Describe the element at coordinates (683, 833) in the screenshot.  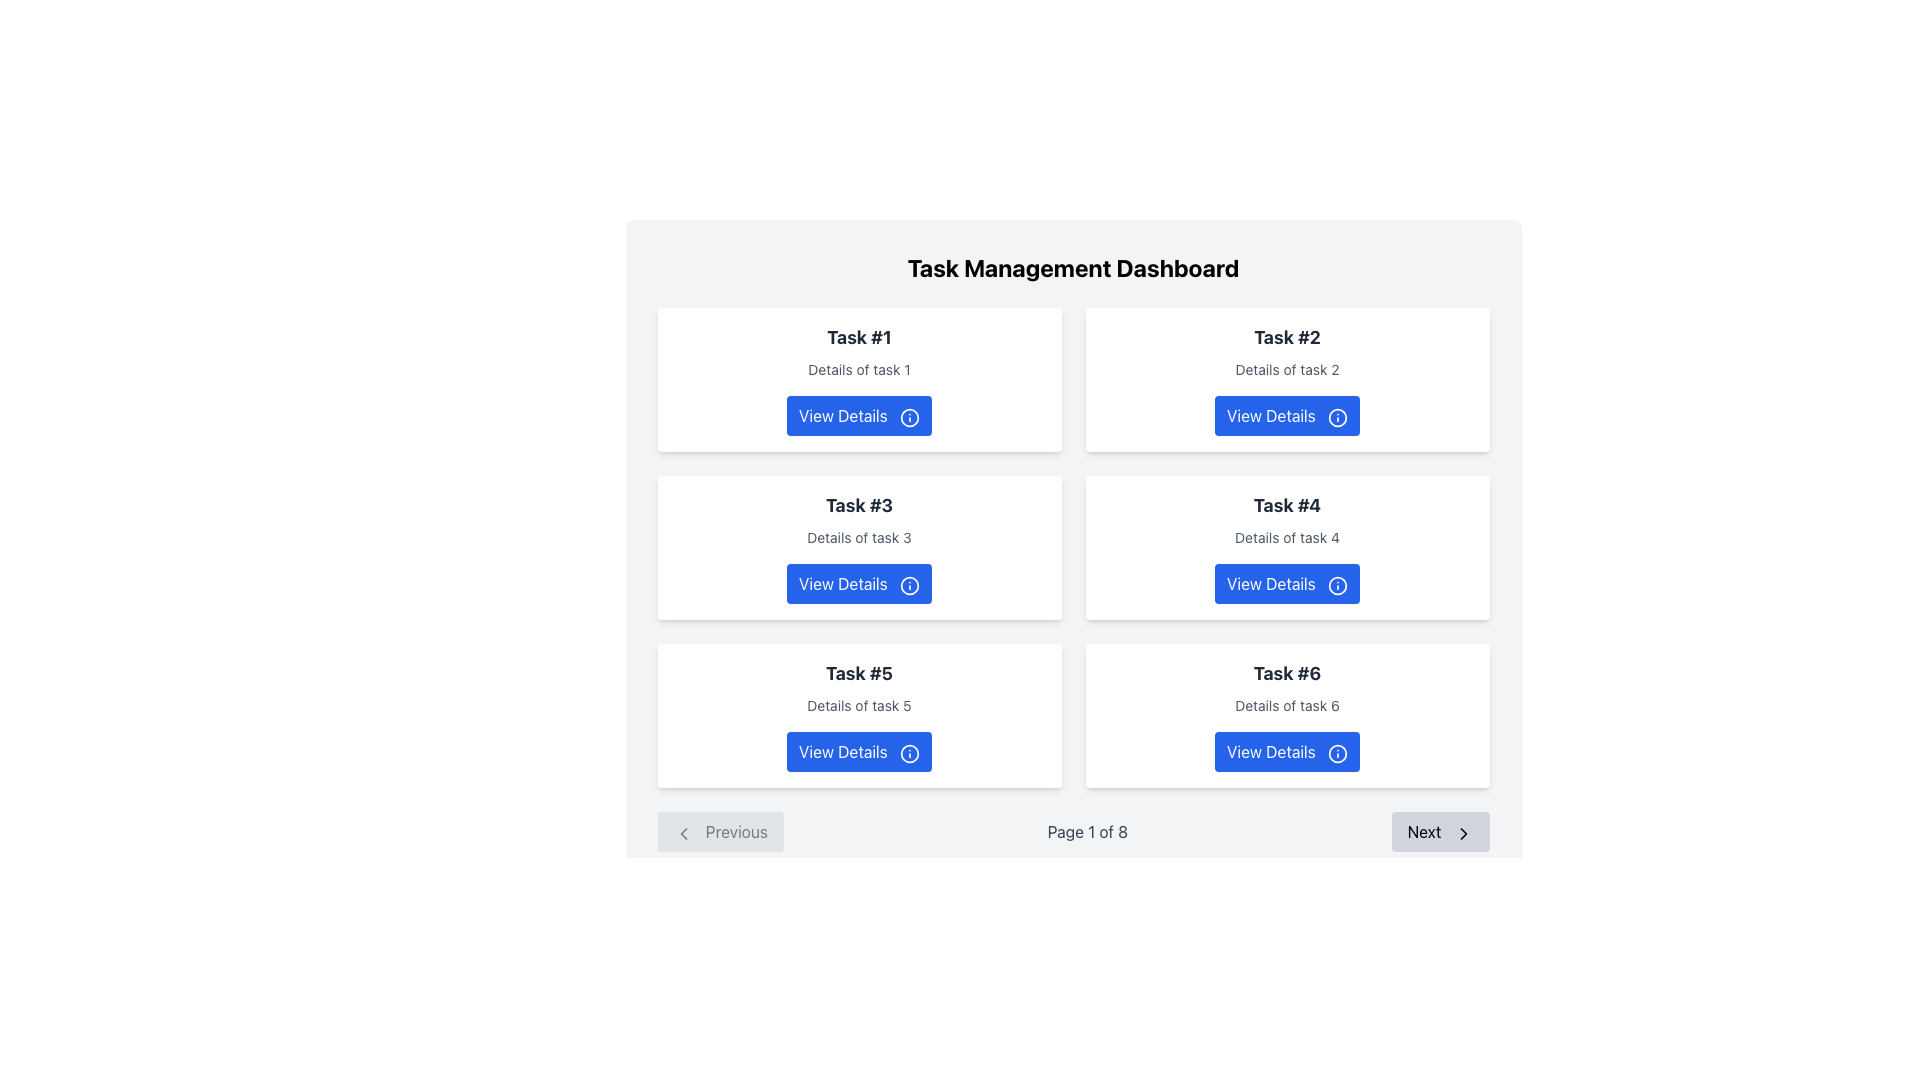
I see `the small black chevron-style left arrow SVG icon located directly to the left of the 'Previous' button` at that location.